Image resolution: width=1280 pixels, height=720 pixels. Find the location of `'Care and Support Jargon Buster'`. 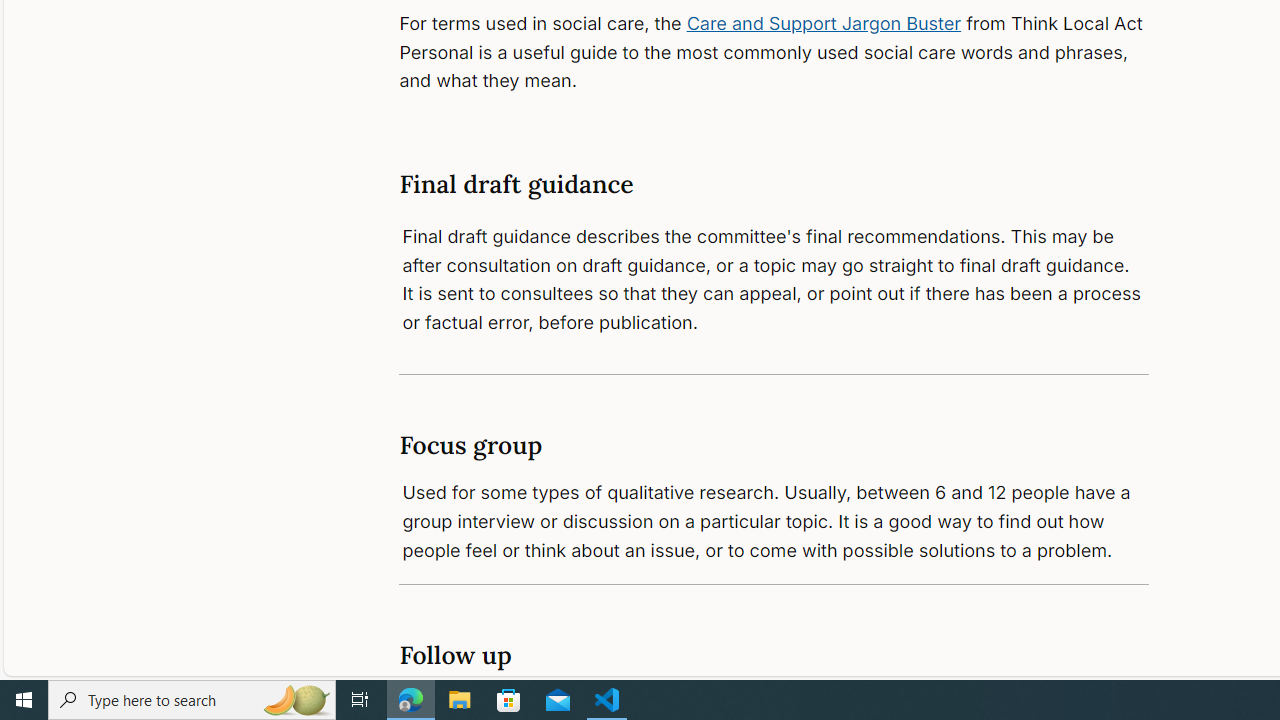

'Care and Support Jargon Buster' is located at coordinates (824, 23).